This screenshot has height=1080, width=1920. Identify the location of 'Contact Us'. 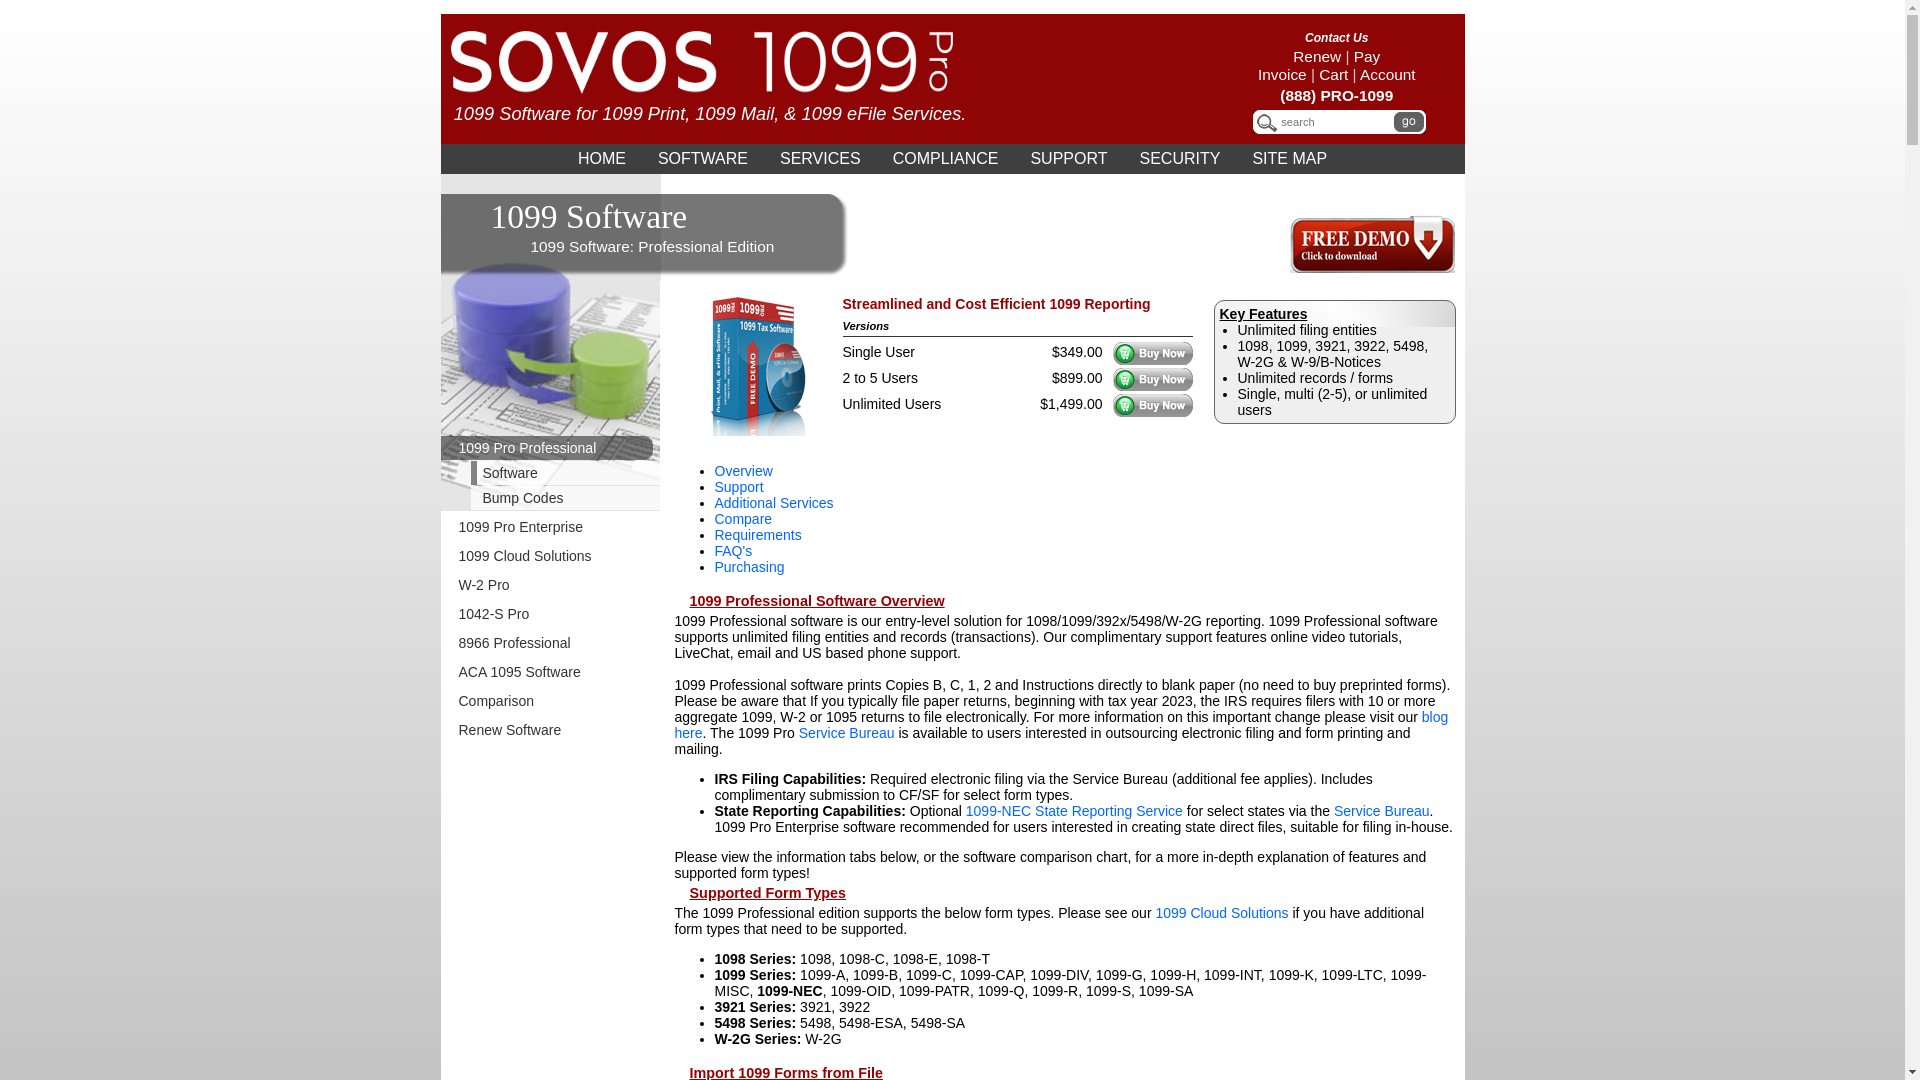
(1292, 38).